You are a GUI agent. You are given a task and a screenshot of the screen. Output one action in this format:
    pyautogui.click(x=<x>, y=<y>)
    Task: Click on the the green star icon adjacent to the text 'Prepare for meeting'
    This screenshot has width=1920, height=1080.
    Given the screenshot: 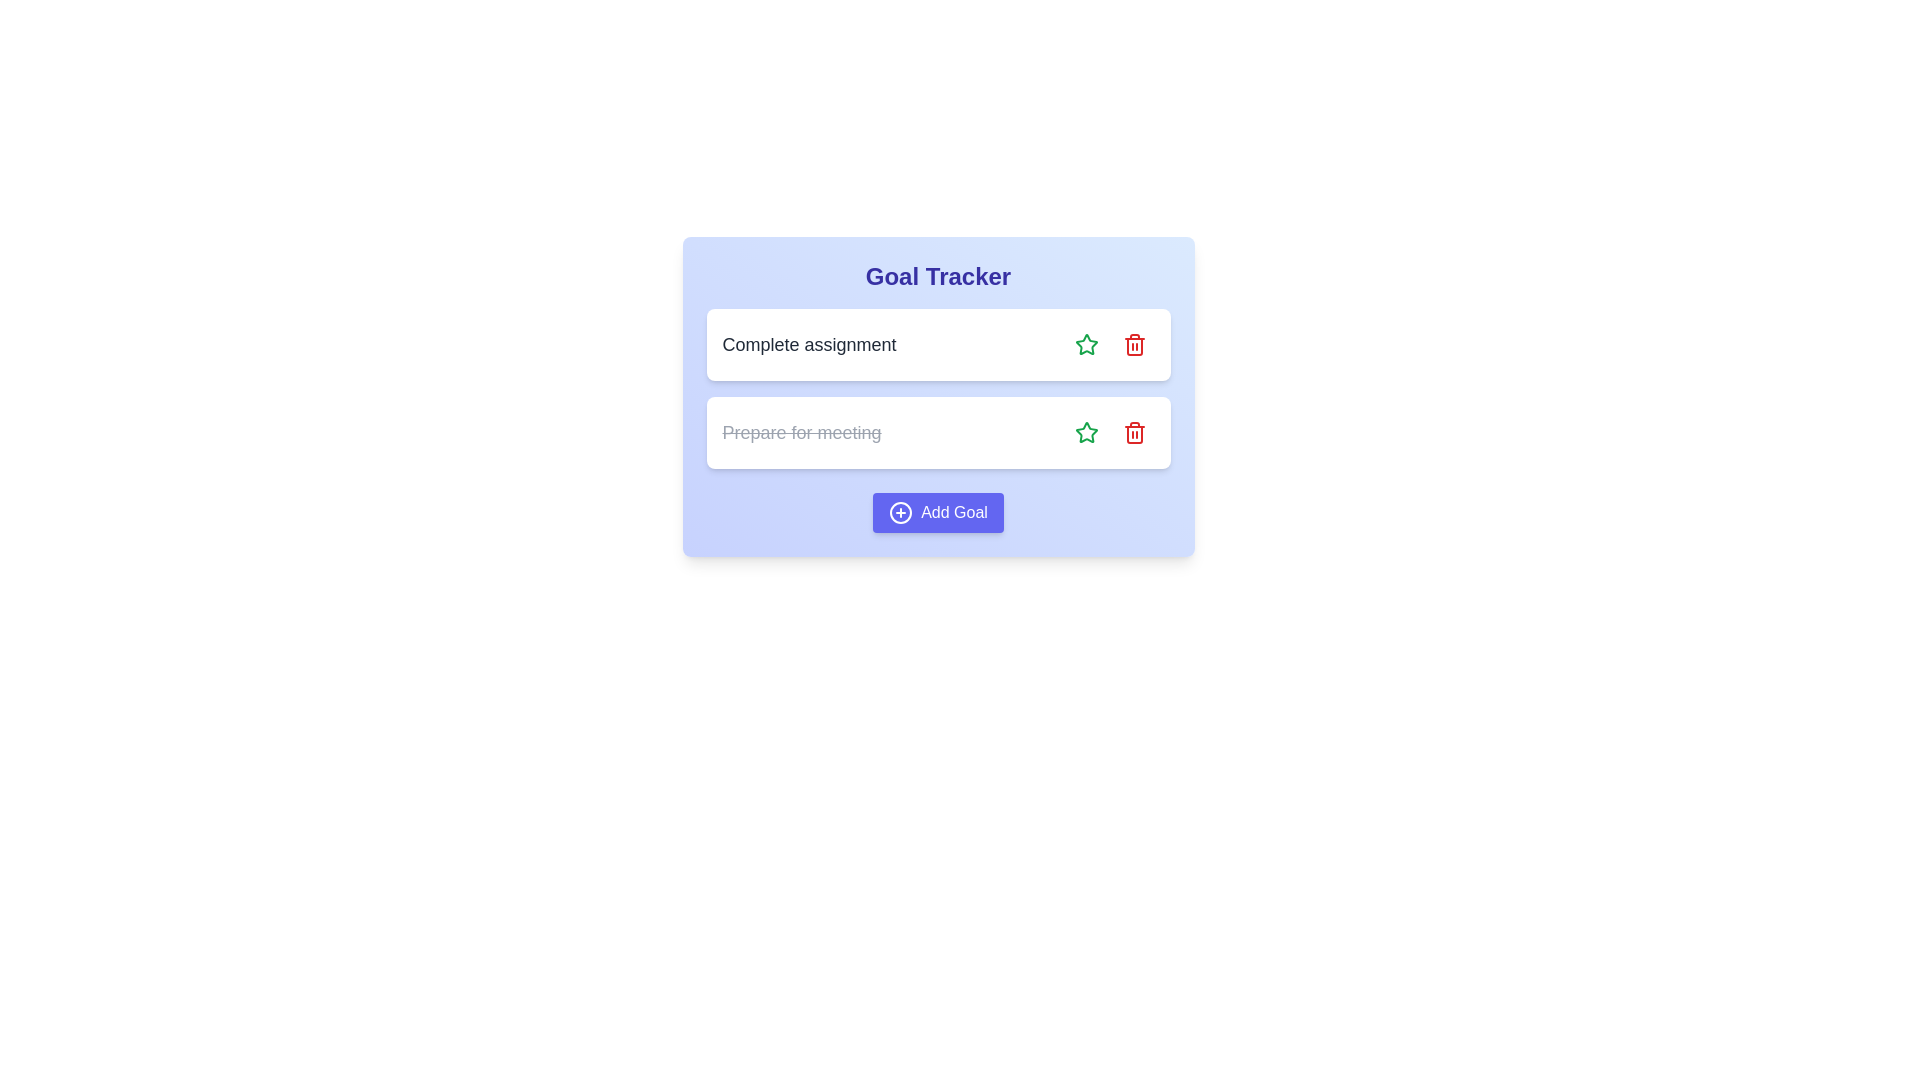 What is the action you would take?
    pyautogui.click(x=1085, y=343)
    